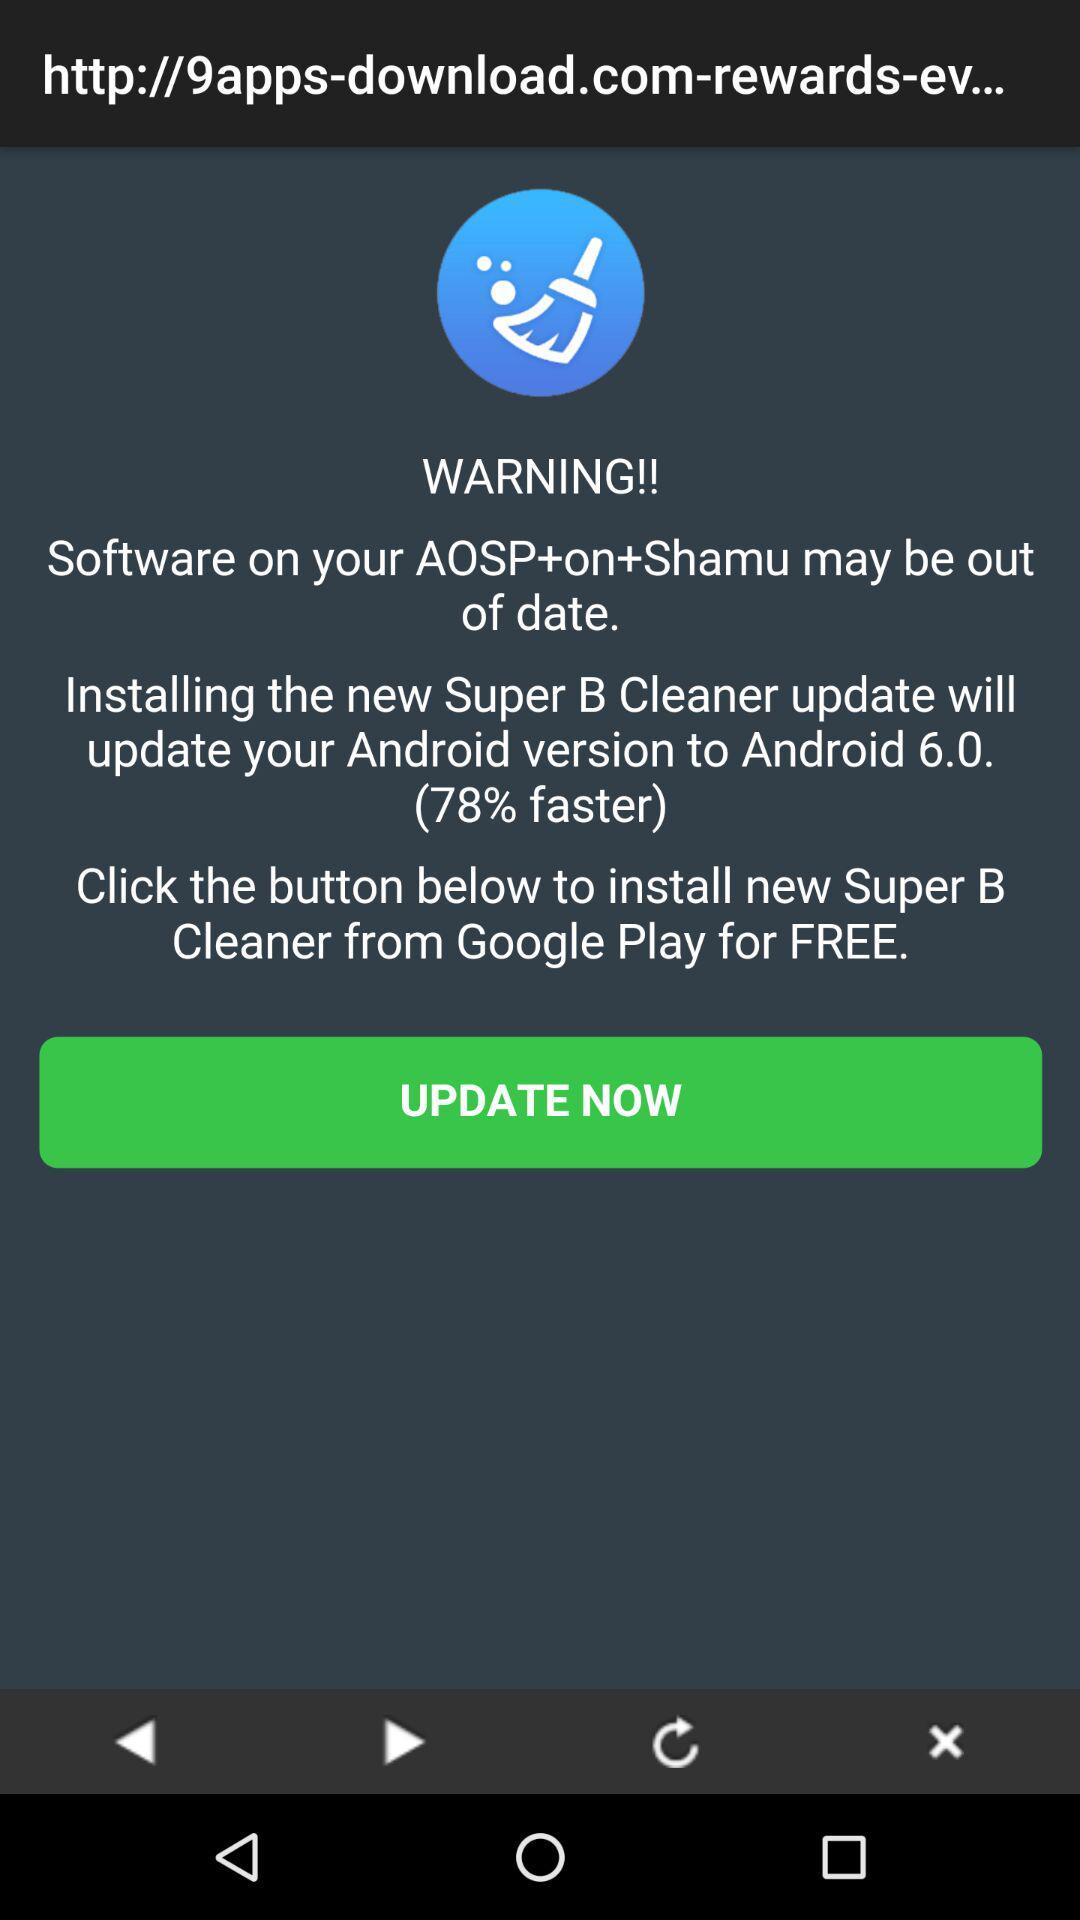 The image size is (1080, 1920). I want to click on go next, so click(405, 1740).